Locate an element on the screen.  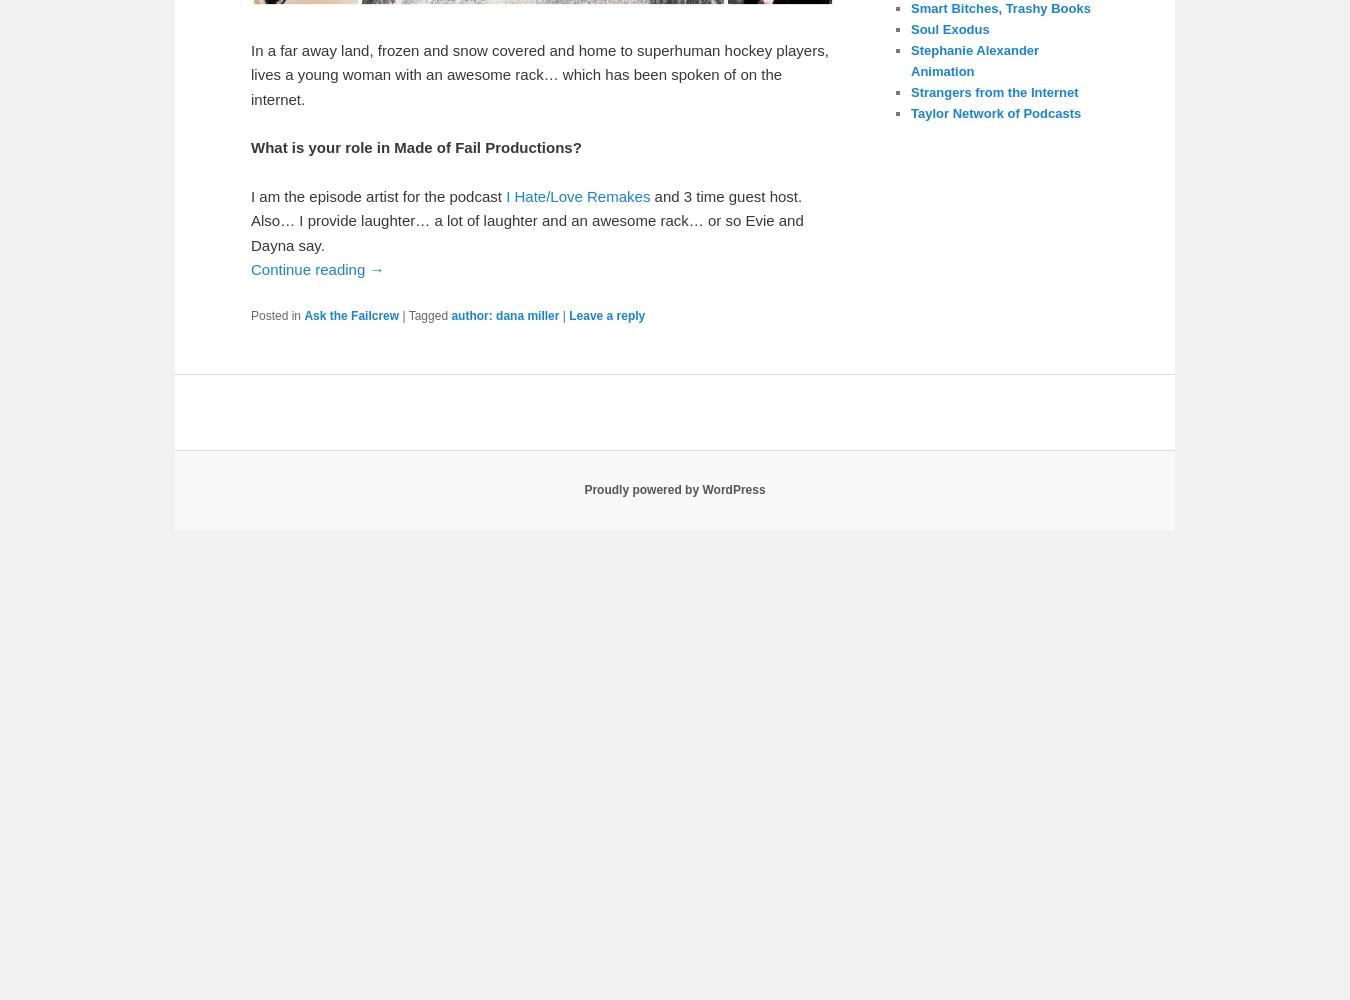
'Ask the Failcrew' is located at coordinates (351, 314).